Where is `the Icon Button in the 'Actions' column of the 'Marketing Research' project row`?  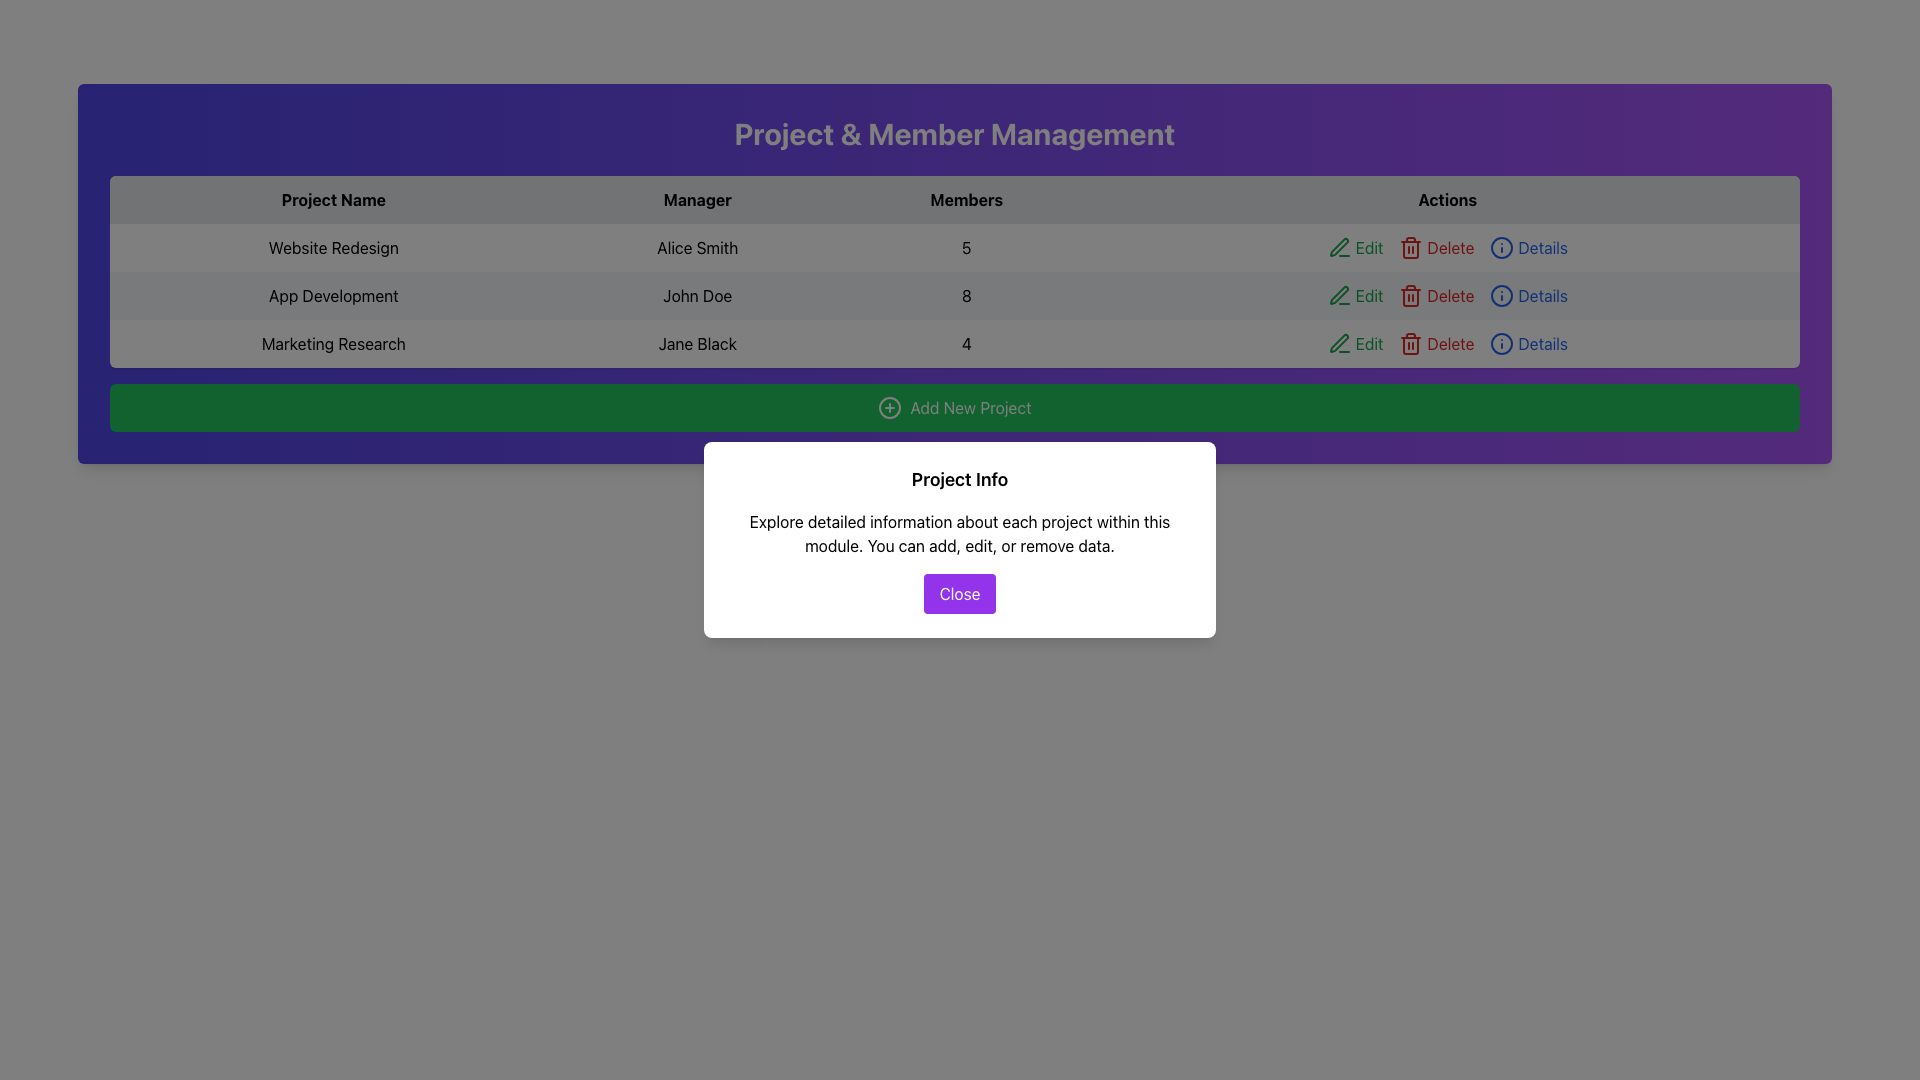
the Icon Button in the 'Actions' column of the 'Marketing Research' project row is located at coordinates (1339, 342).